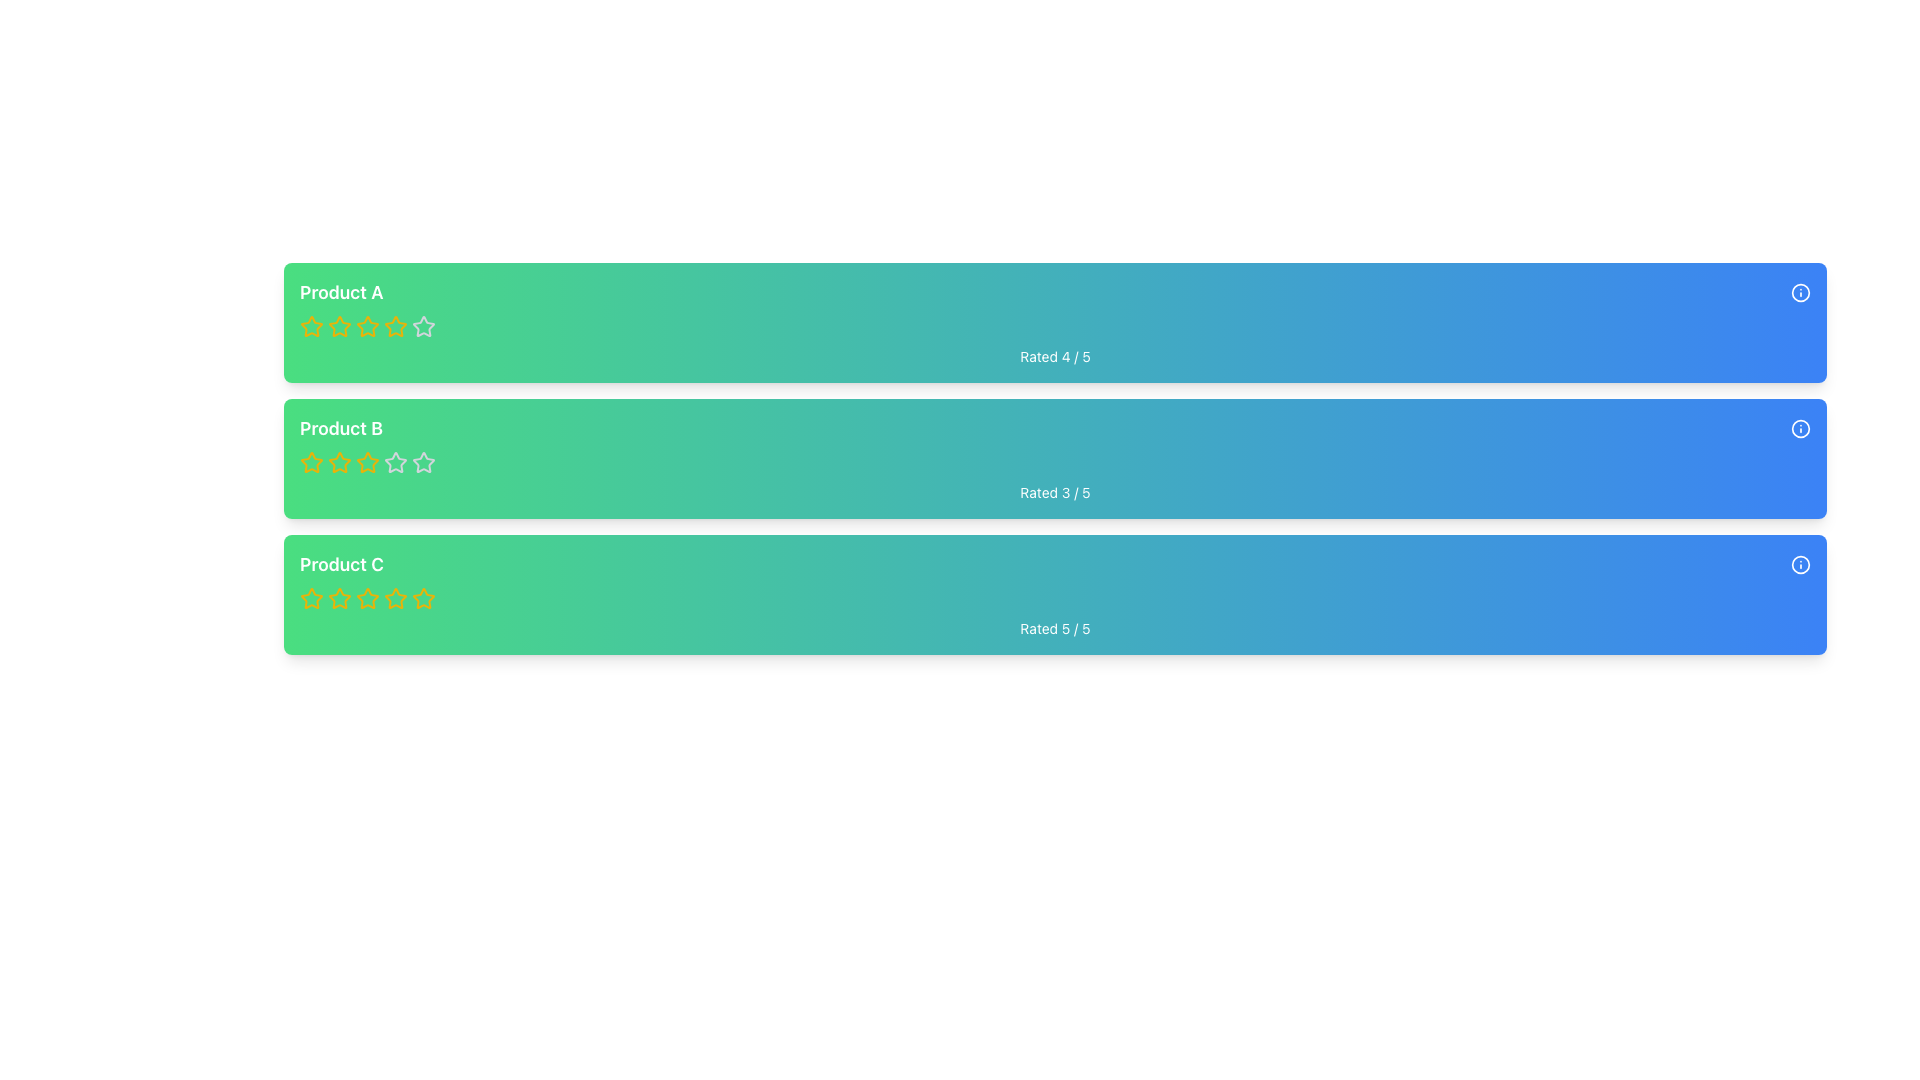 The width and height of the screenshot is (1920, 1080). What do you see at coordinates (395, 462) in the screenshot?
I see `the sixth star icon for ratings associated with 'Product B' located towards the bottom of the list in the second row of products` at bounding box center [395, 462].